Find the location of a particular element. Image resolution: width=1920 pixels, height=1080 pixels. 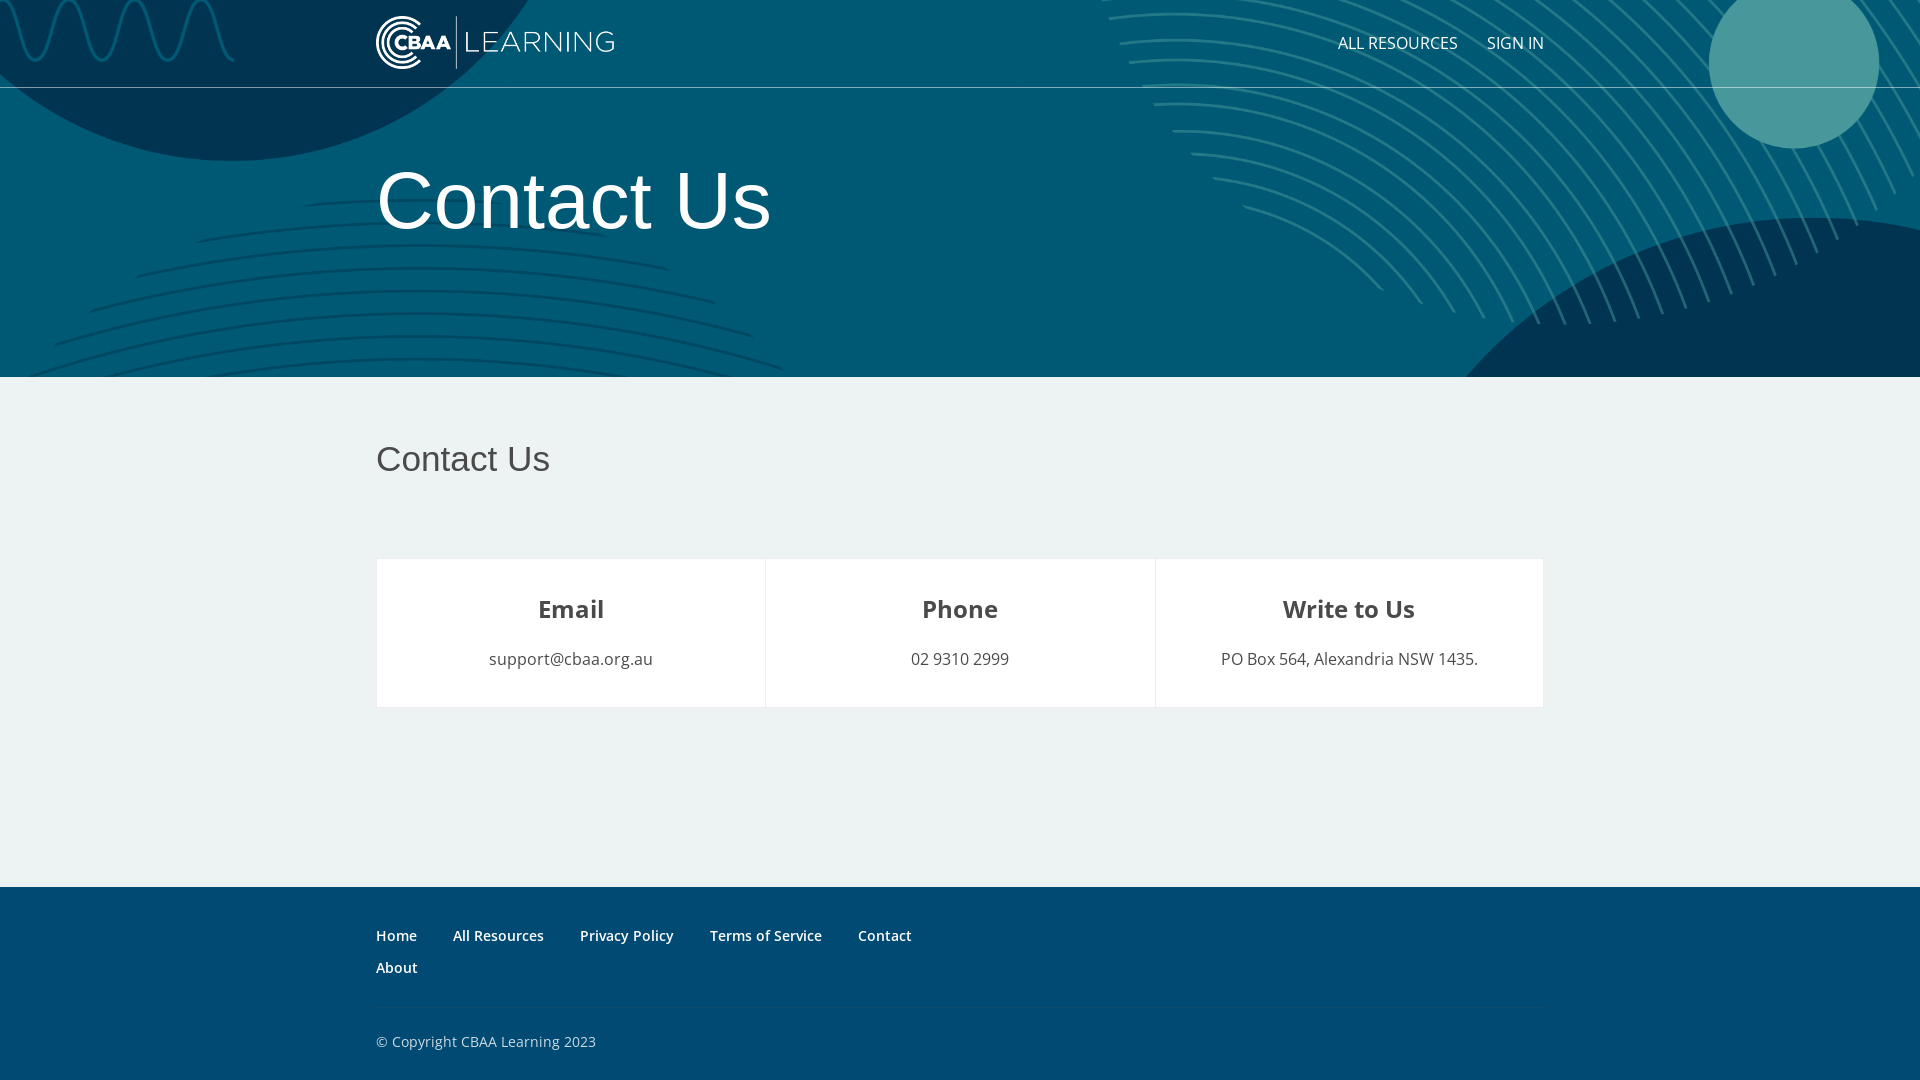

'About' is located at coordinates (397, 967).